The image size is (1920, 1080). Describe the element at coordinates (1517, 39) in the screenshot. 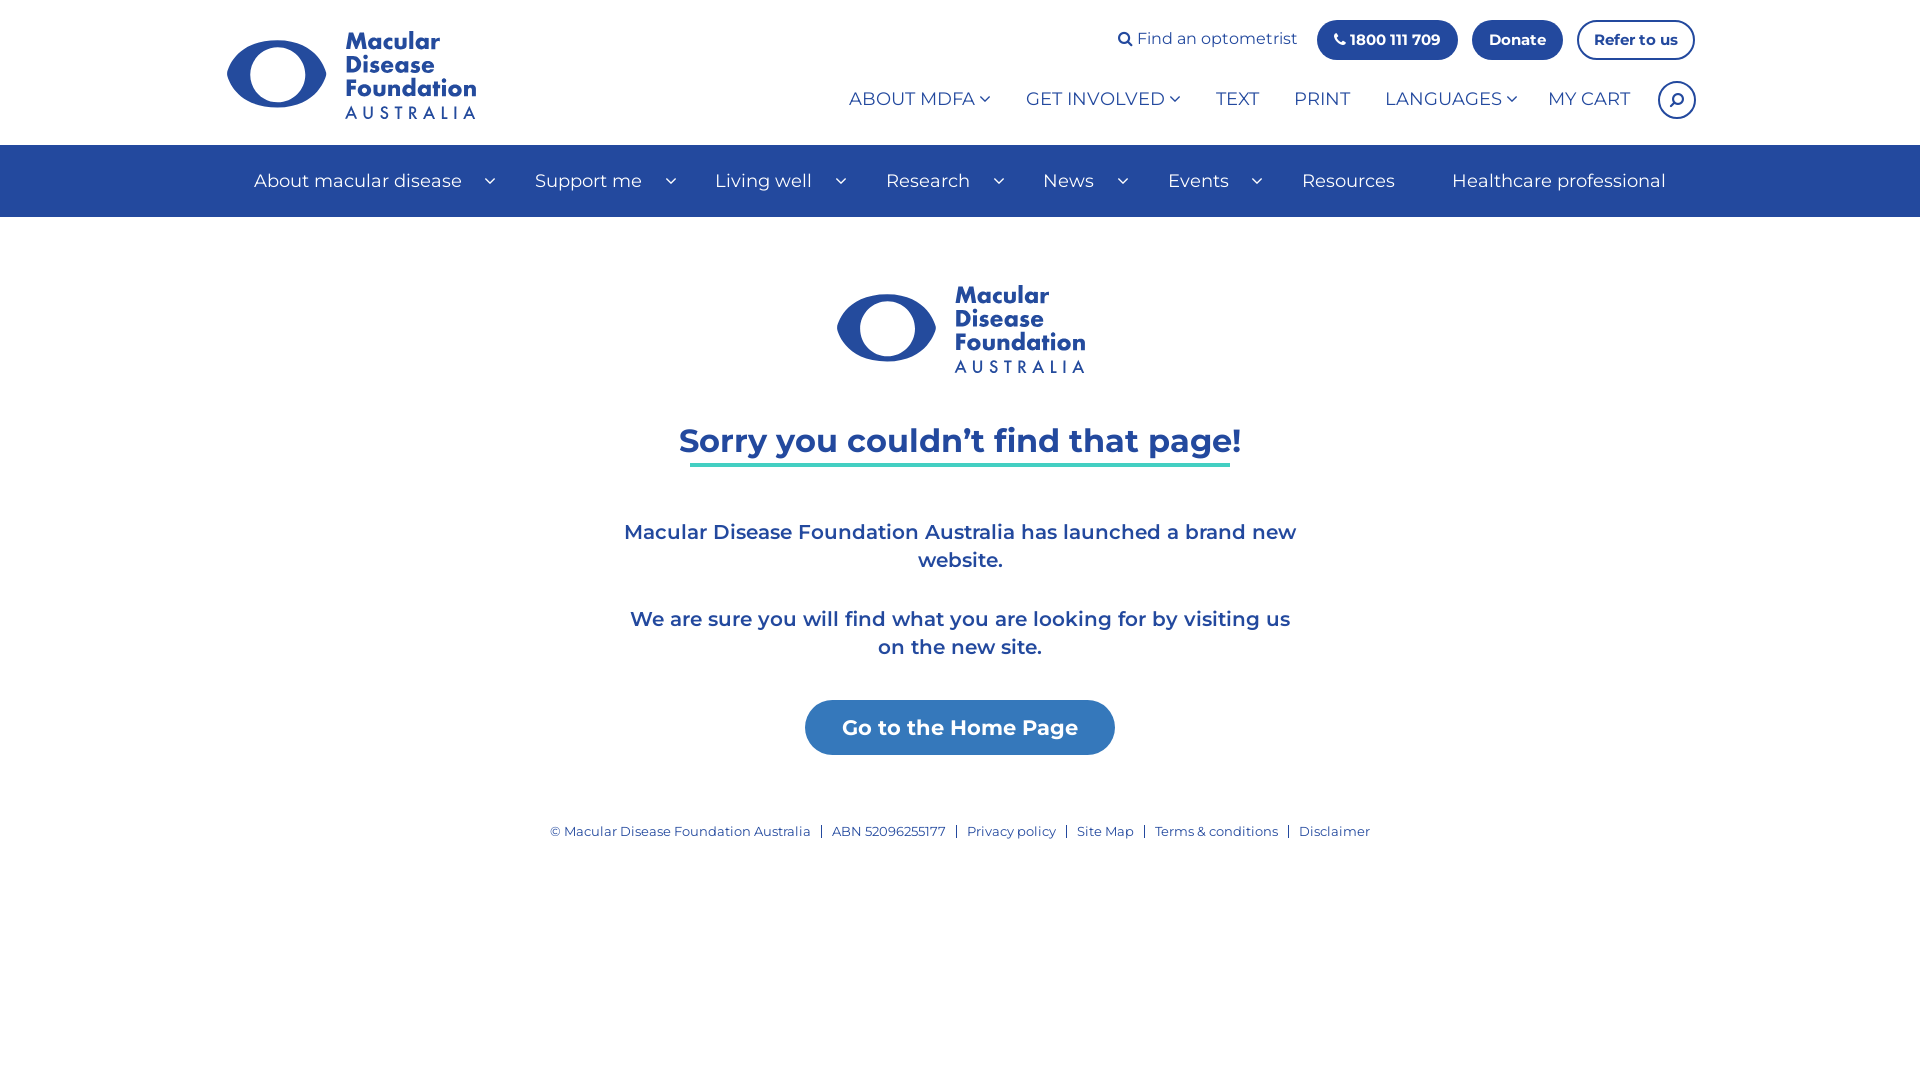

I see `'Donate'` at that location.